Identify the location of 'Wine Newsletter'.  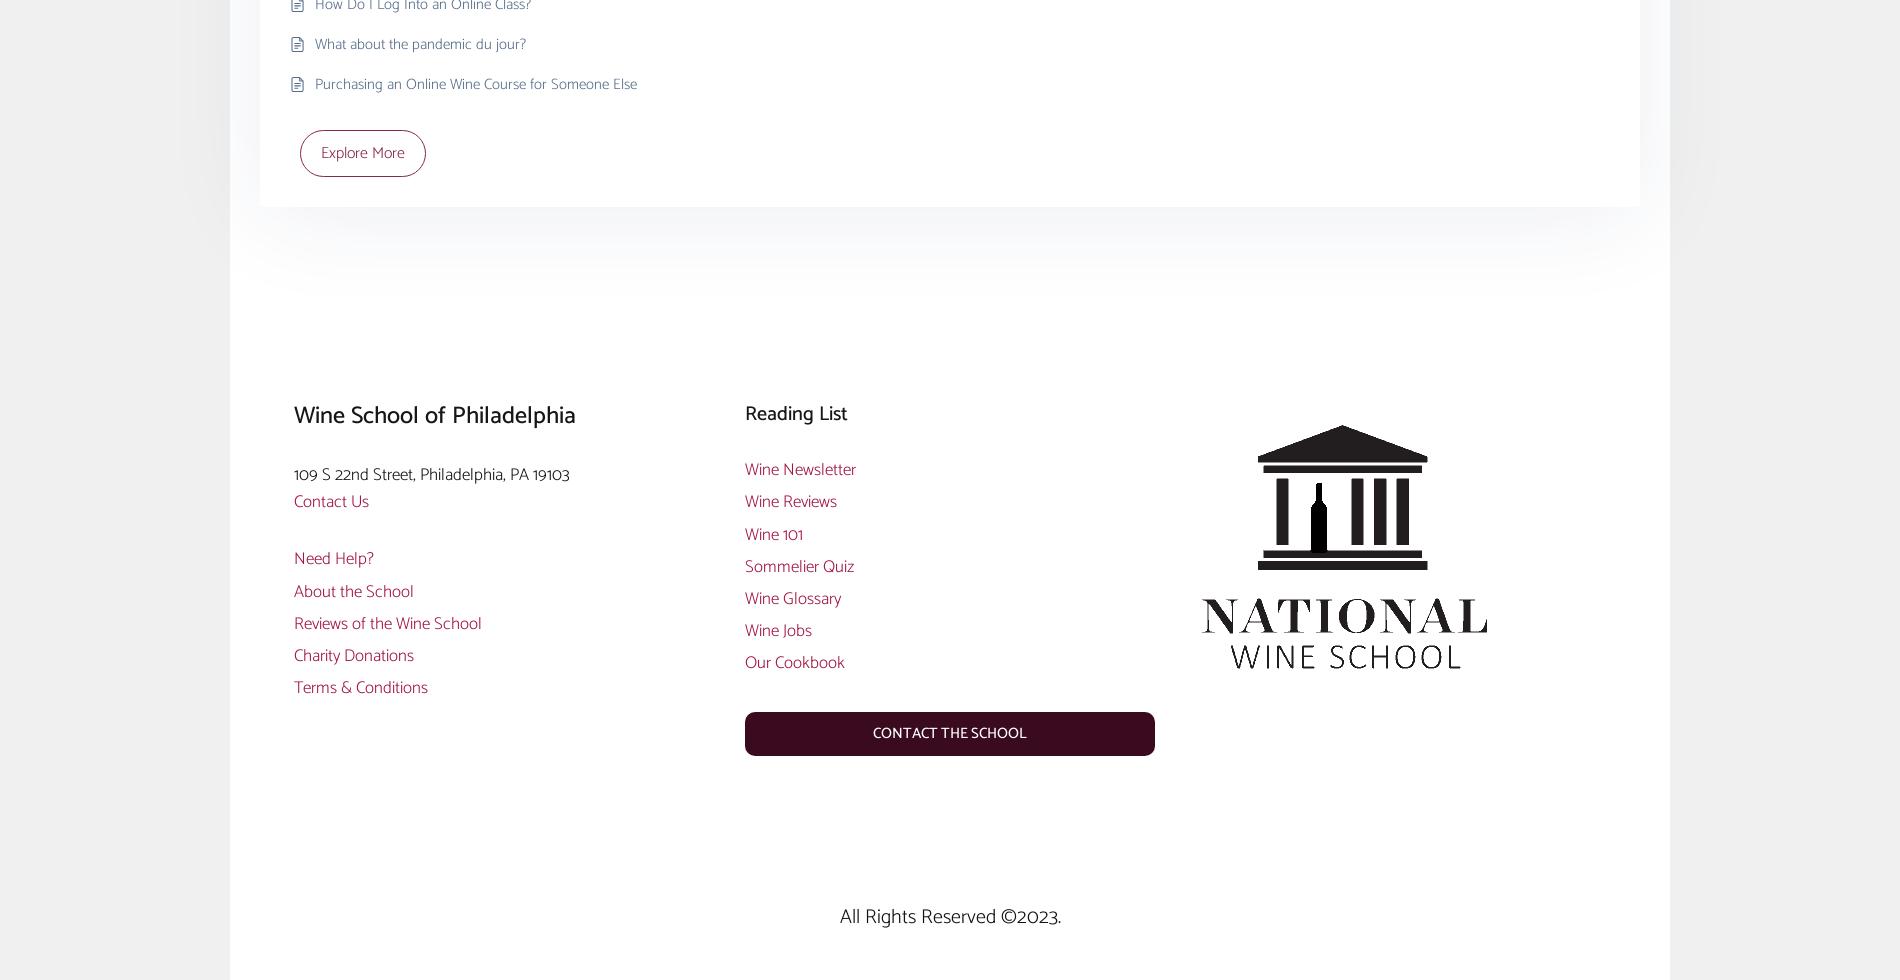
(798, 470).